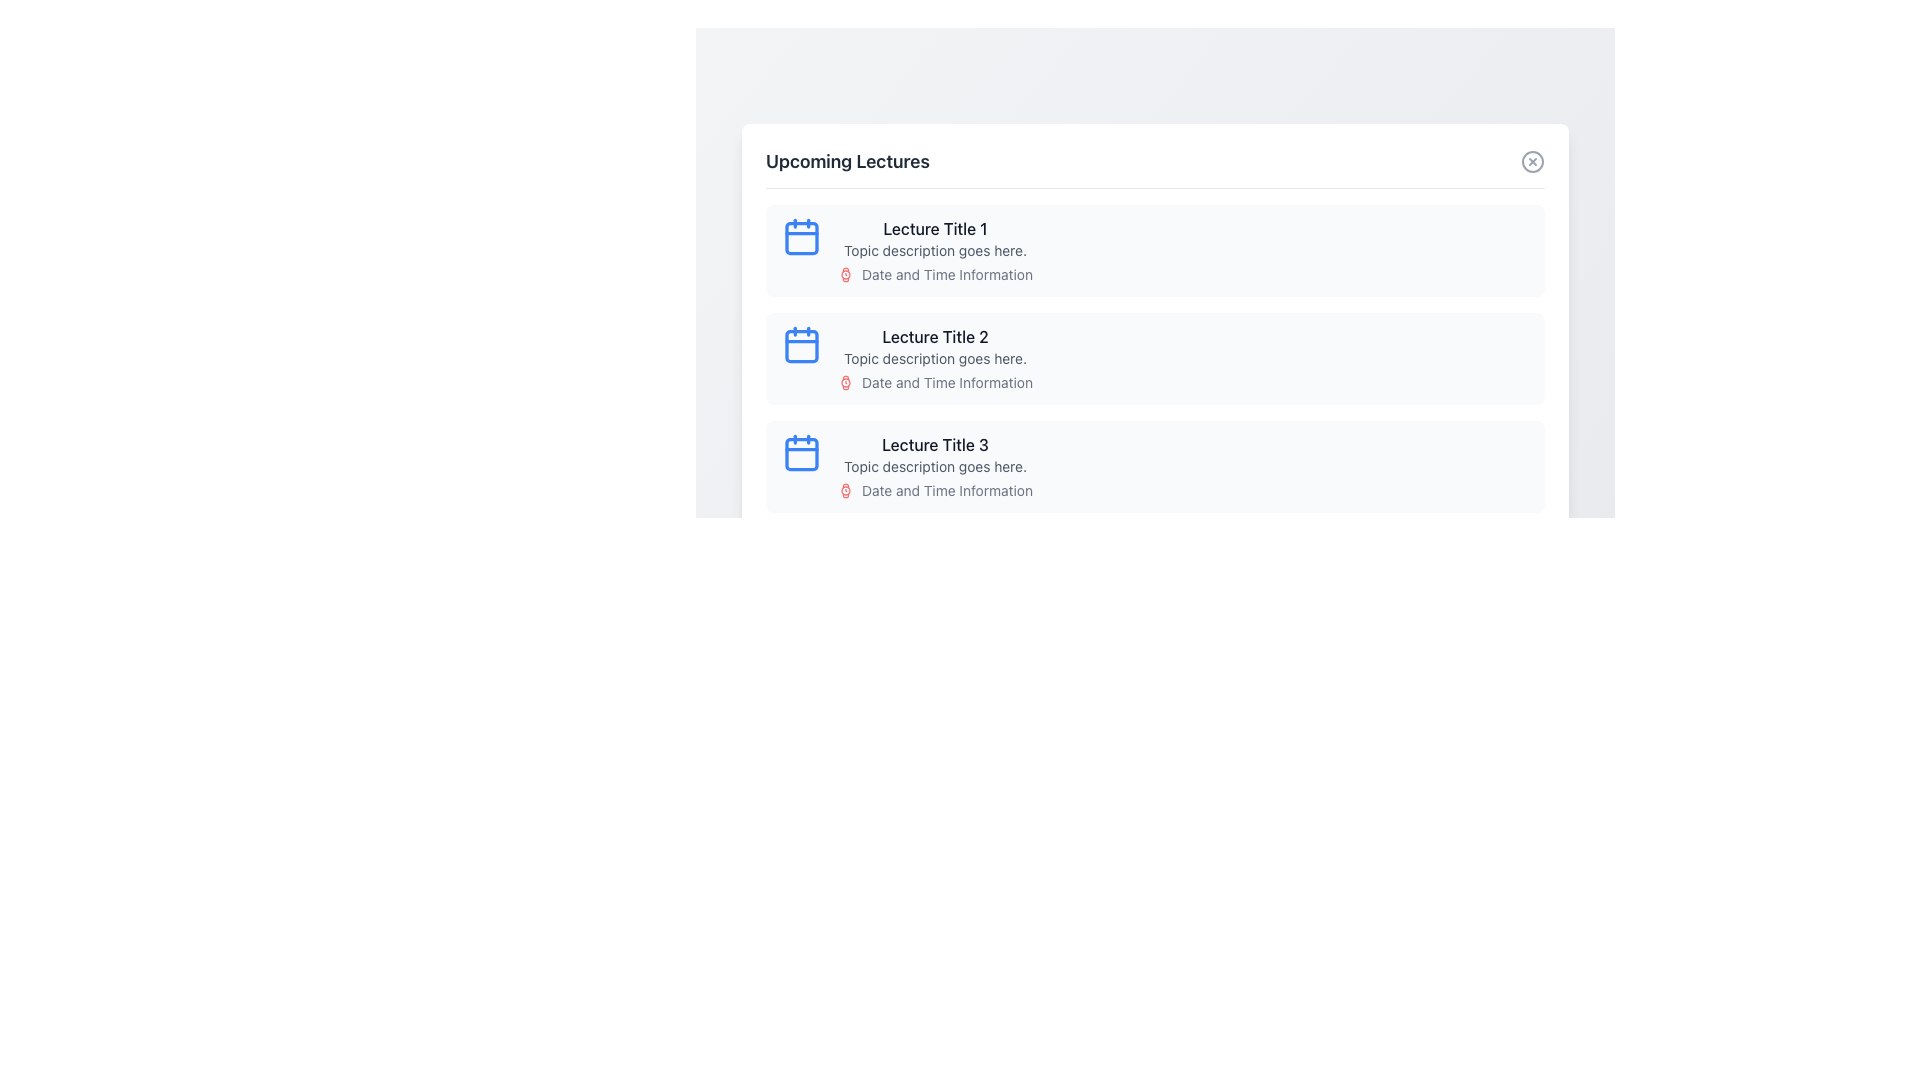 The width and height of the screenshot is (1920, 1080). Describe the element at coordinates (934, 249) in the screenshot. I see `the Informational panel containing the title 'Lecture Title 1', with a description and date information, located in the first row of the lecture list` at that location.